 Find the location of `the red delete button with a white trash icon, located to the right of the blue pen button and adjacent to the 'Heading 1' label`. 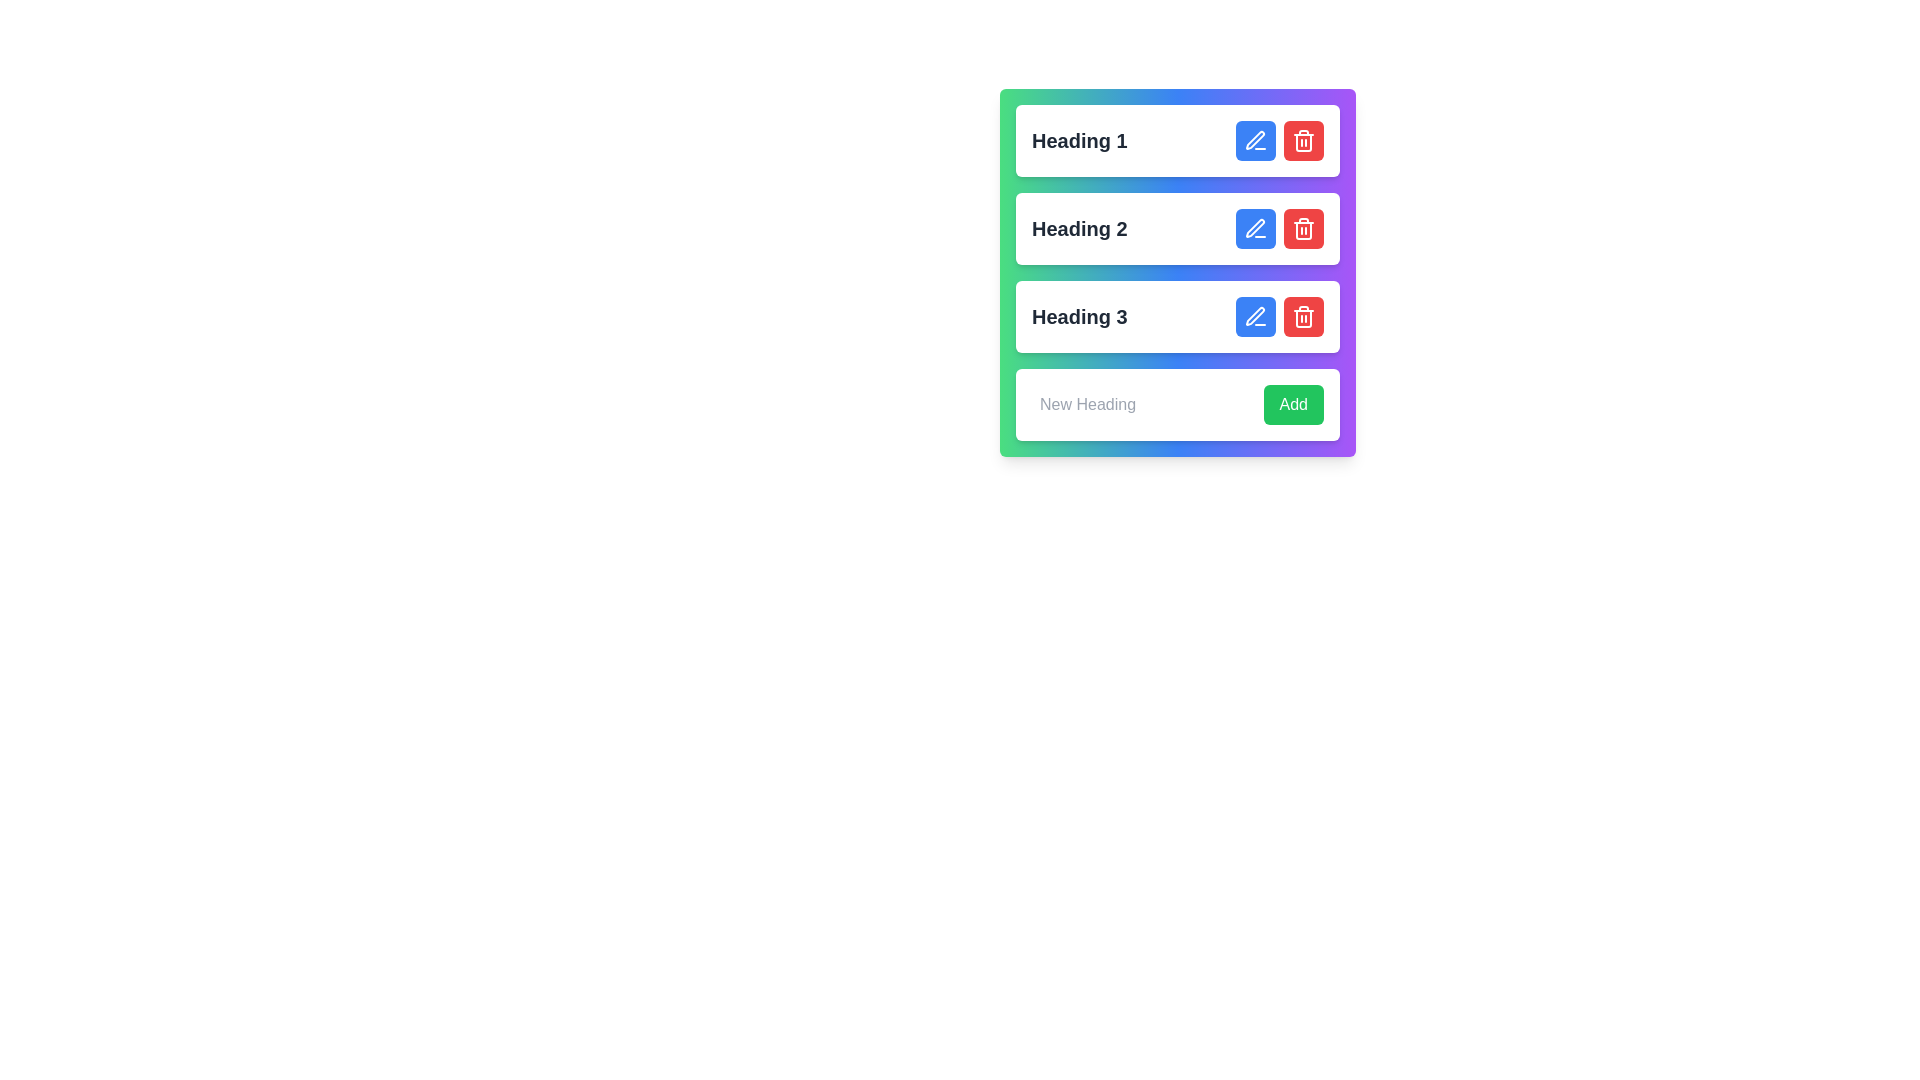

the red delete button with a white trash icon, located to the right of the blue pen button and adjacent to the 'Heading 1' label is located at coordinates (1304, 140).